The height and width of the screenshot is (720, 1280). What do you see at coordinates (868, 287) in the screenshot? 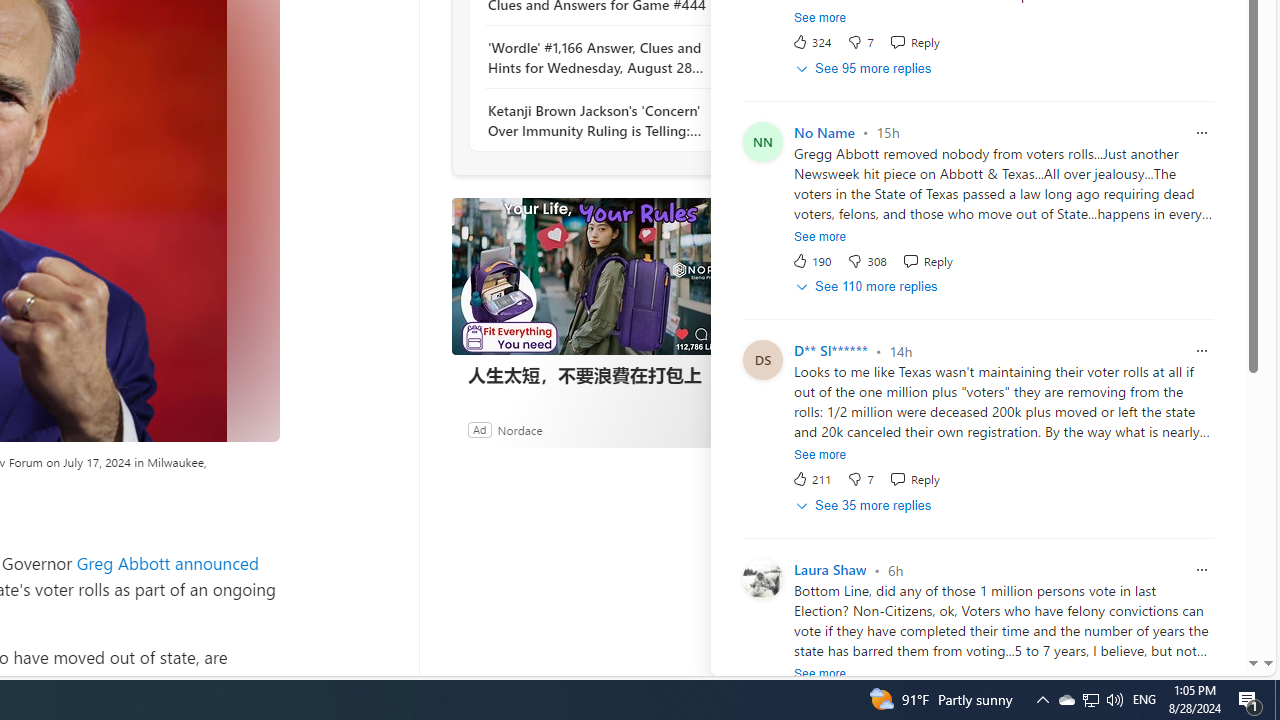
I see `'See 110 more replies'` at bounding box center [868, 287].